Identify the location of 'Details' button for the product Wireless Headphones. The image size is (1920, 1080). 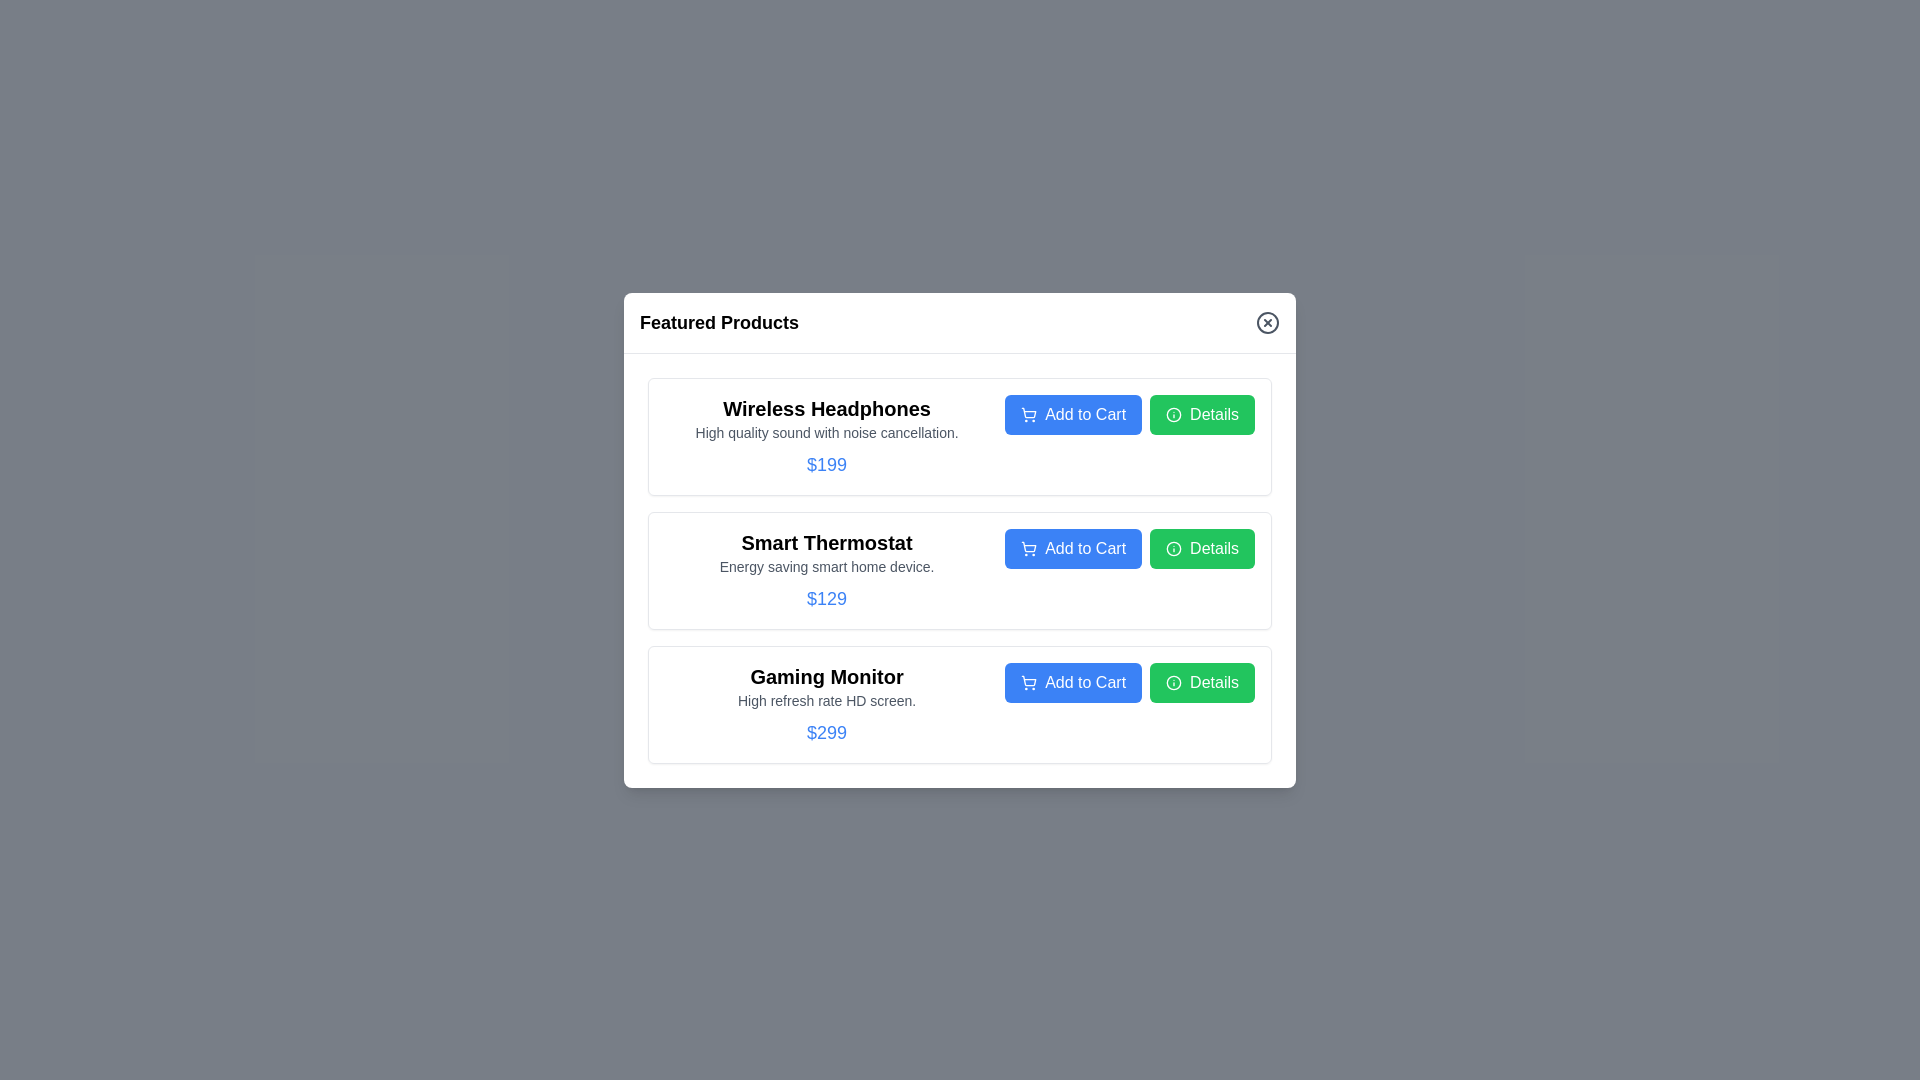
(1201, 413).